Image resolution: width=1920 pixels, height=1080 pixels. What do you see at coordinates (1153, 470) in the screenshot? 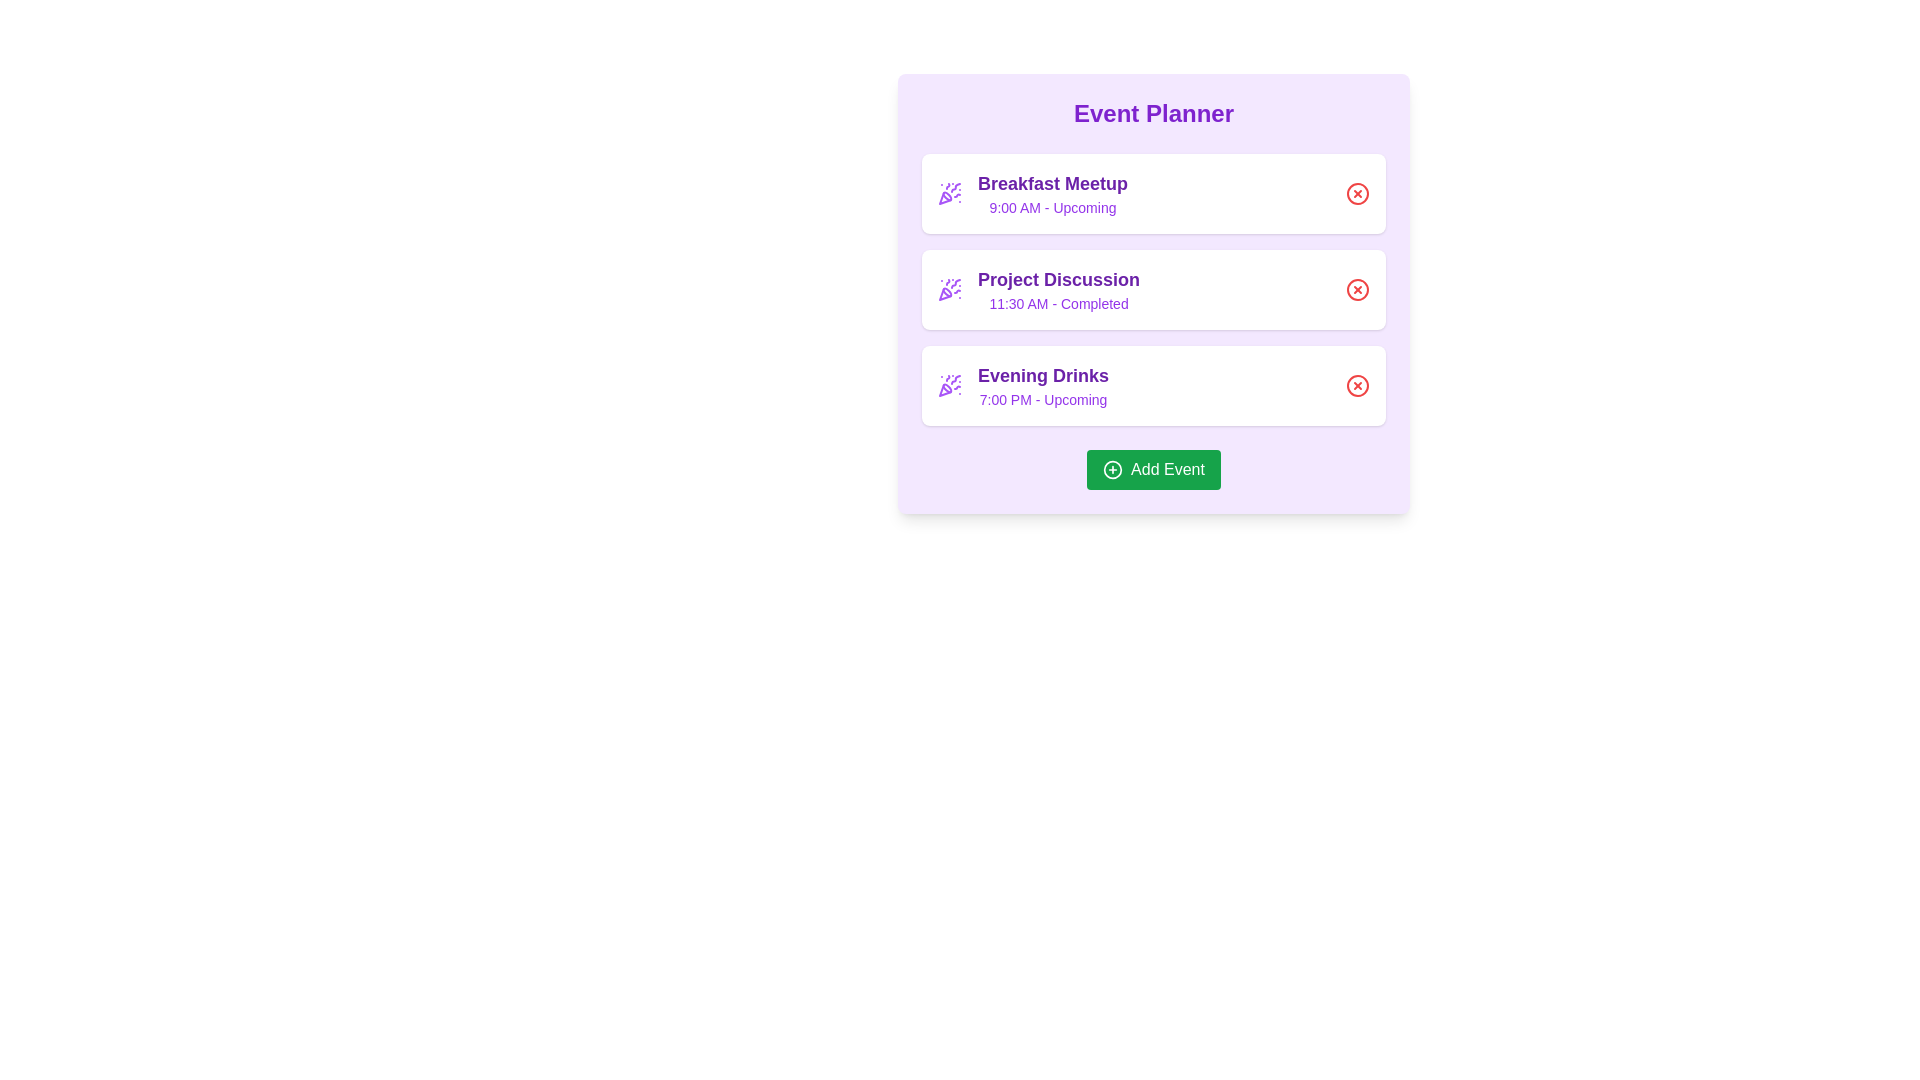
I see `the 'Add Event' button to initiate the event addition process` at bounding box center [1153, 470].